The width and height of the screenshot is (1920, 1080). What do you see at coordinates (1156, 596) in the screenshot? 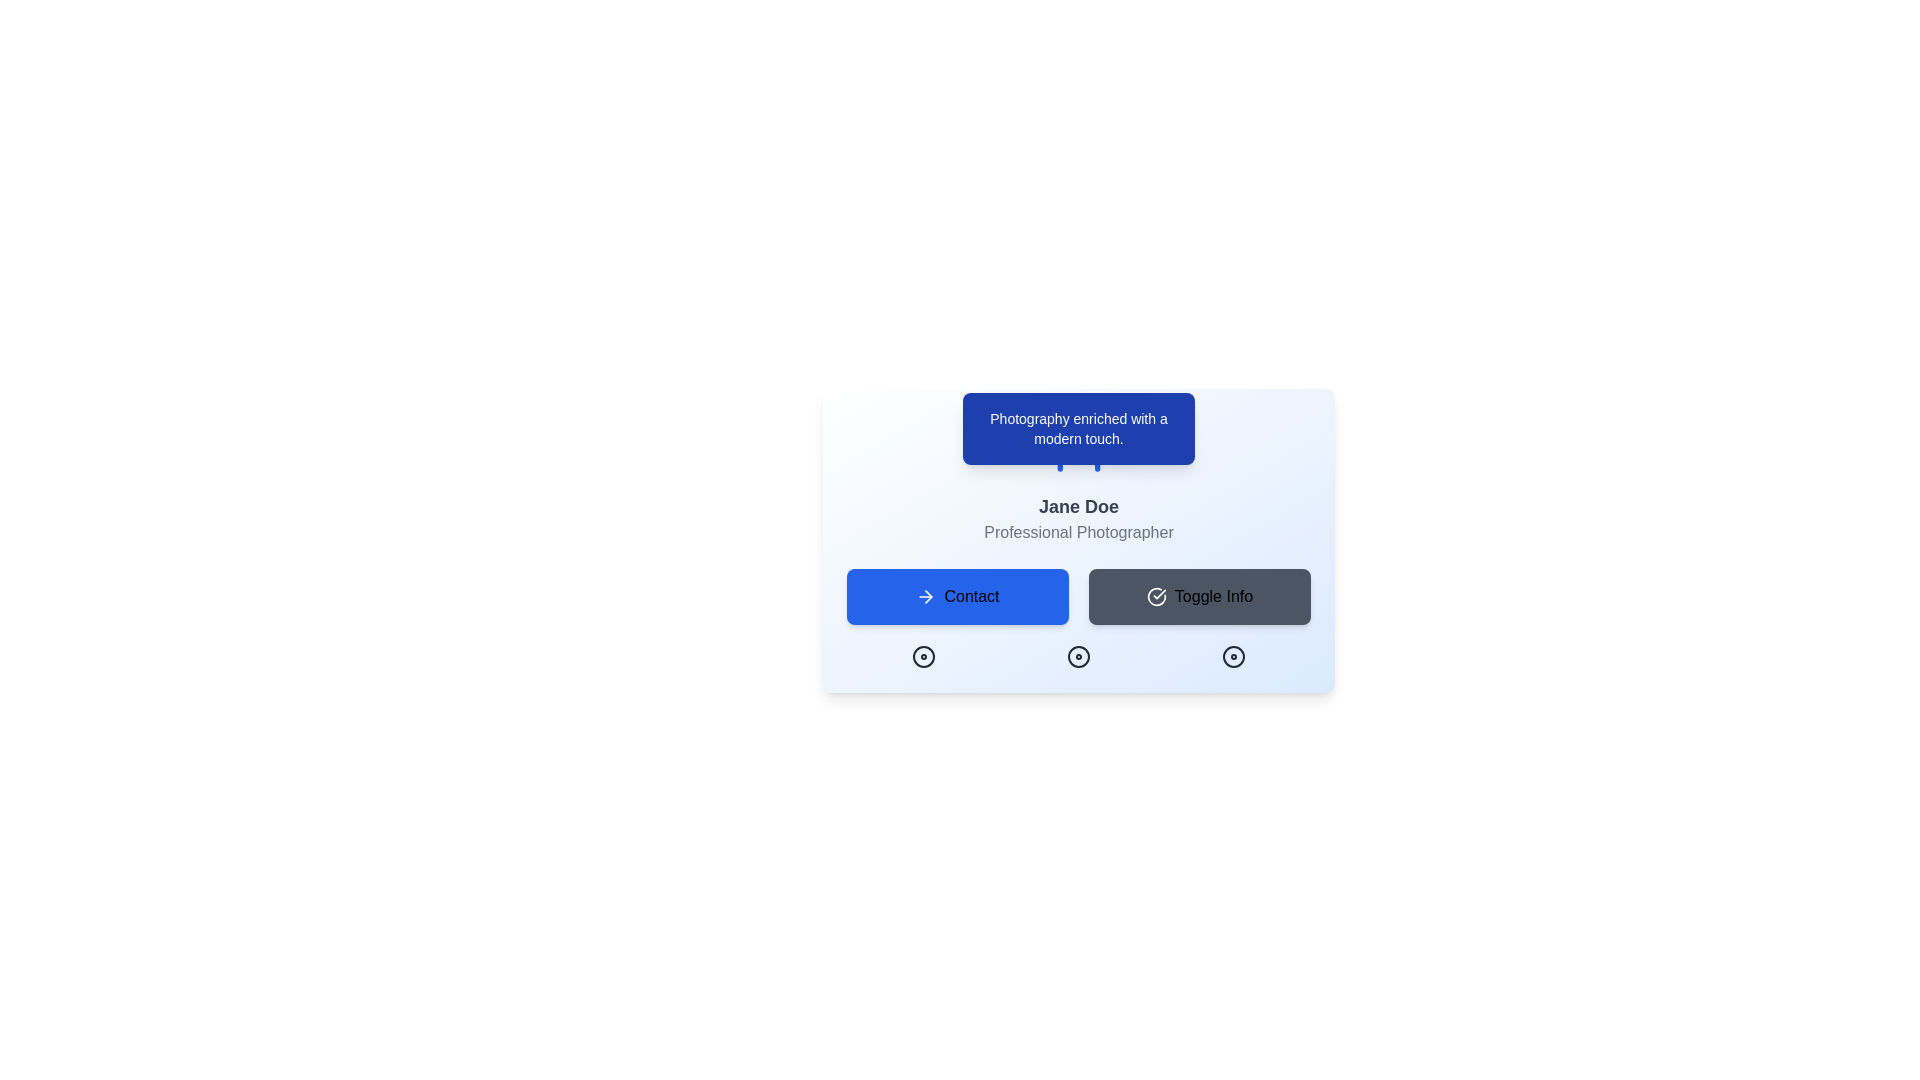
I see `the decorative icon within the 'Toggle Info' button, which indicates a successful operation or confirmation when toggling information` at bounding box center [1156, 596].